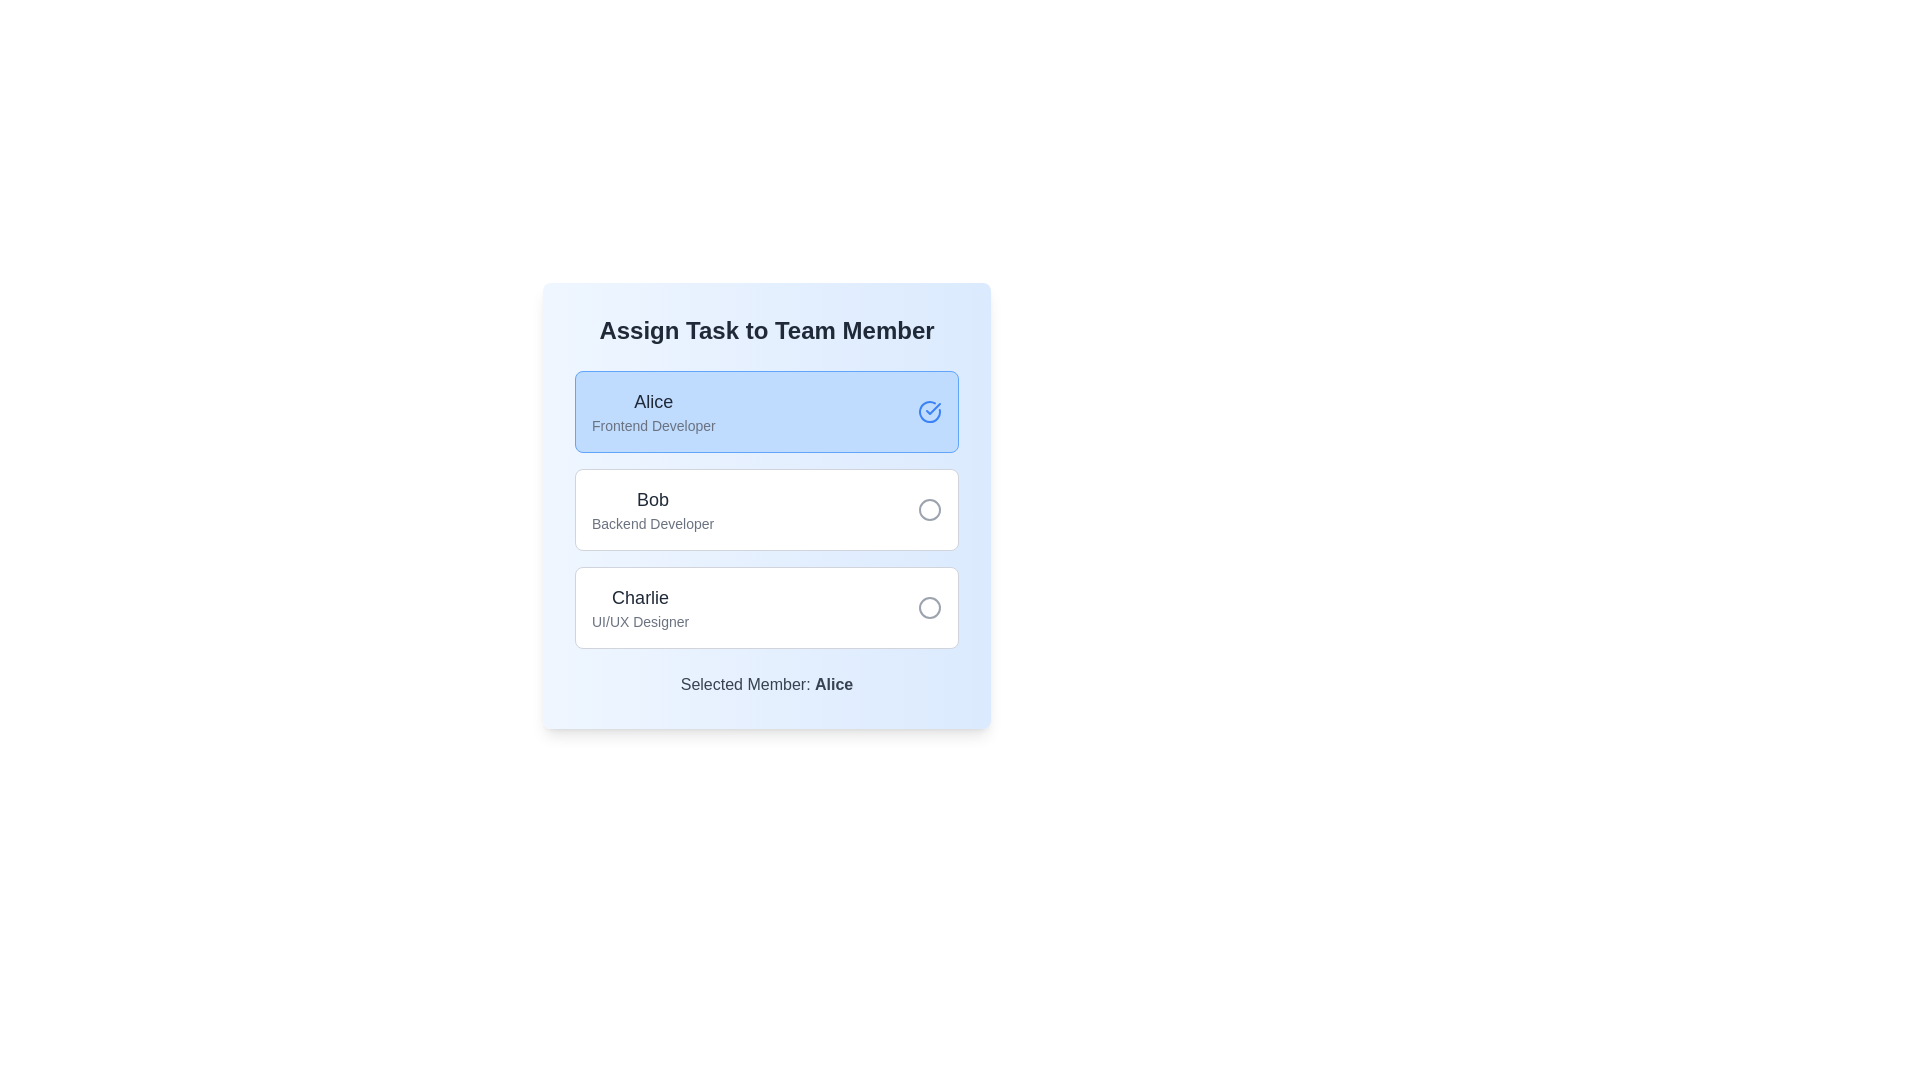  What do you see at coordinates (766, 508) in the screenshot?
I see `the selectable list item representing 'Bob - Backend Developer', the second item in the vertical list of team members` at bounding box center [766, 508].